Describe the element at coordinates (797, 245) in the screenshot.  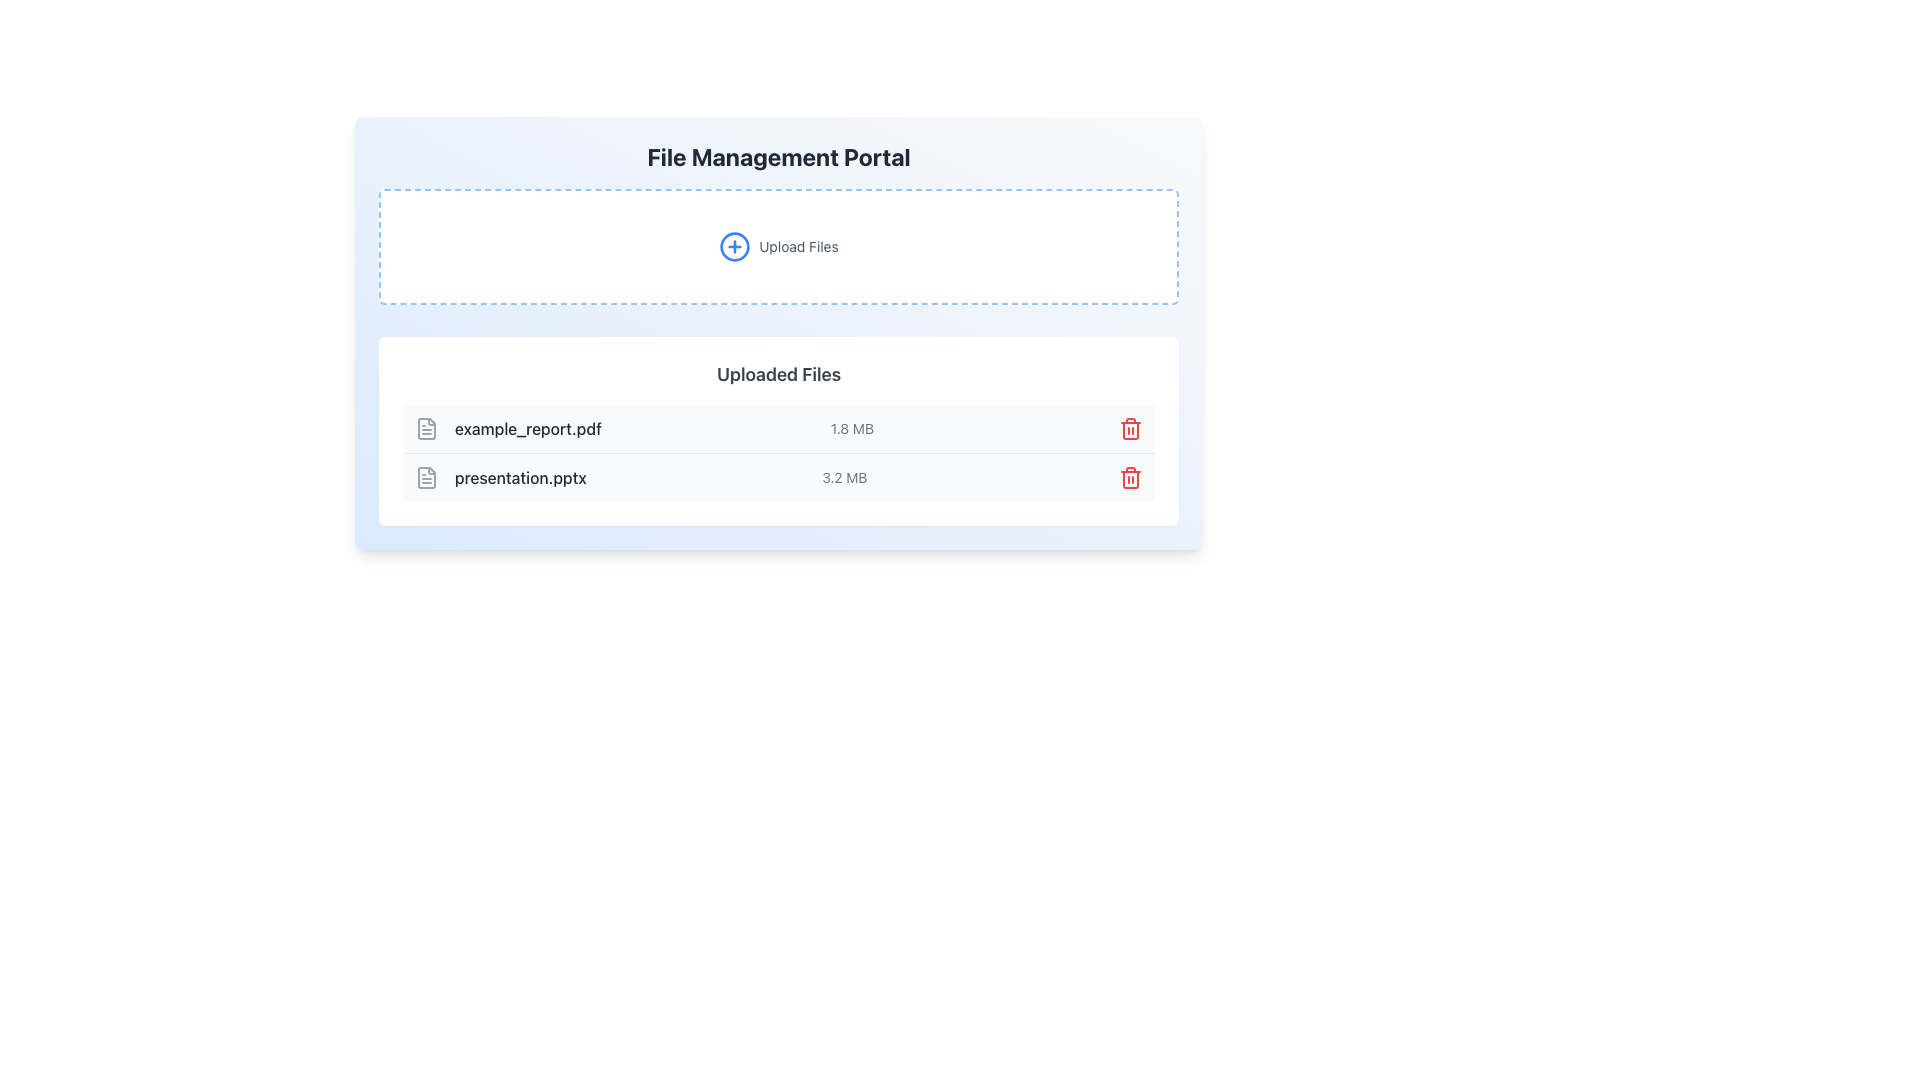
I see `the Text Label that provides guidance for the file upload action, located in the upper center of the layout next to the blue plus icon` at that location.